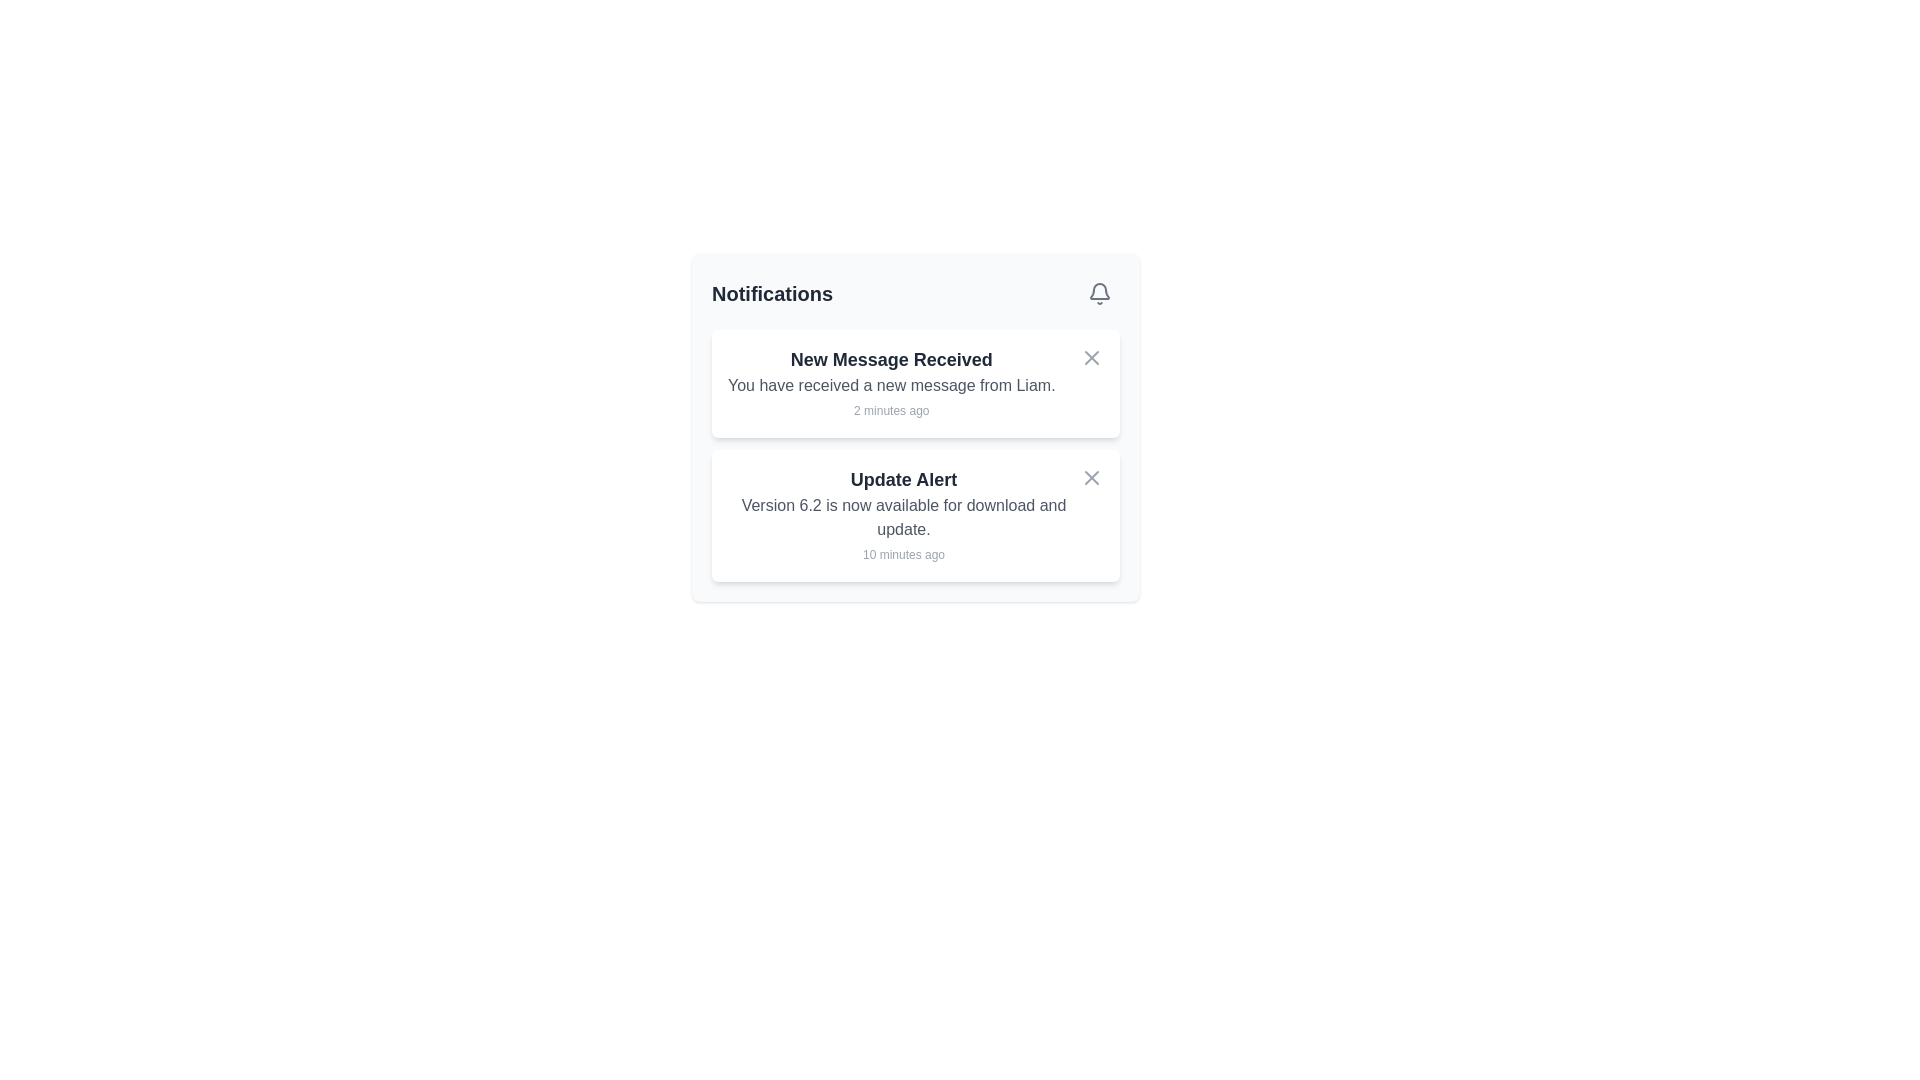  What do you see at coordinates (1090, 357) in the screenshot?
I see `the close icon (an 'X' symbol) located at the top right corner of the 'New Message Received' notification card` at bounding box center [1090, 357].